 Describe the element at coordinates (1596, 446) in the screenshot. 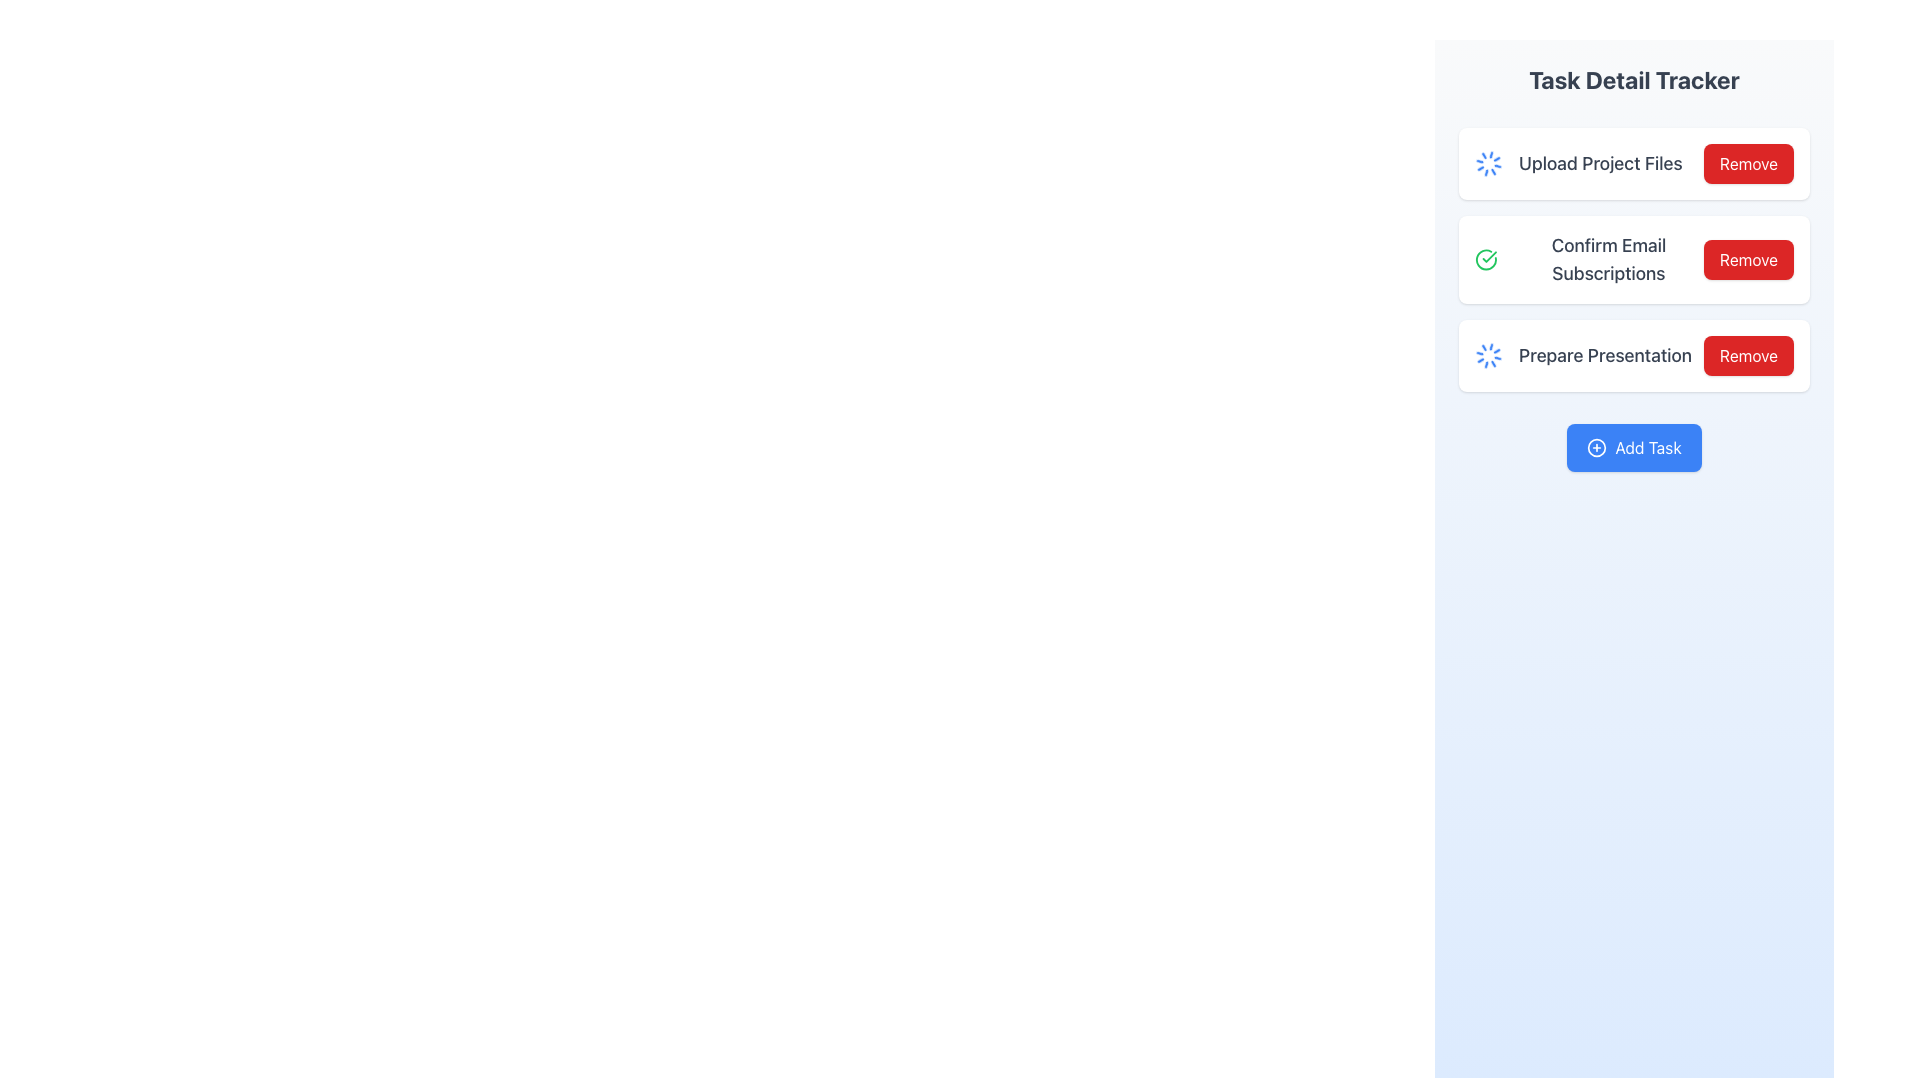

I see `the circular icon with a plus symbol inside it, which is rendered in a white outline on a blue background, located to the left of the 'Add Task' text within the button at the bottom of the panel` at that location.